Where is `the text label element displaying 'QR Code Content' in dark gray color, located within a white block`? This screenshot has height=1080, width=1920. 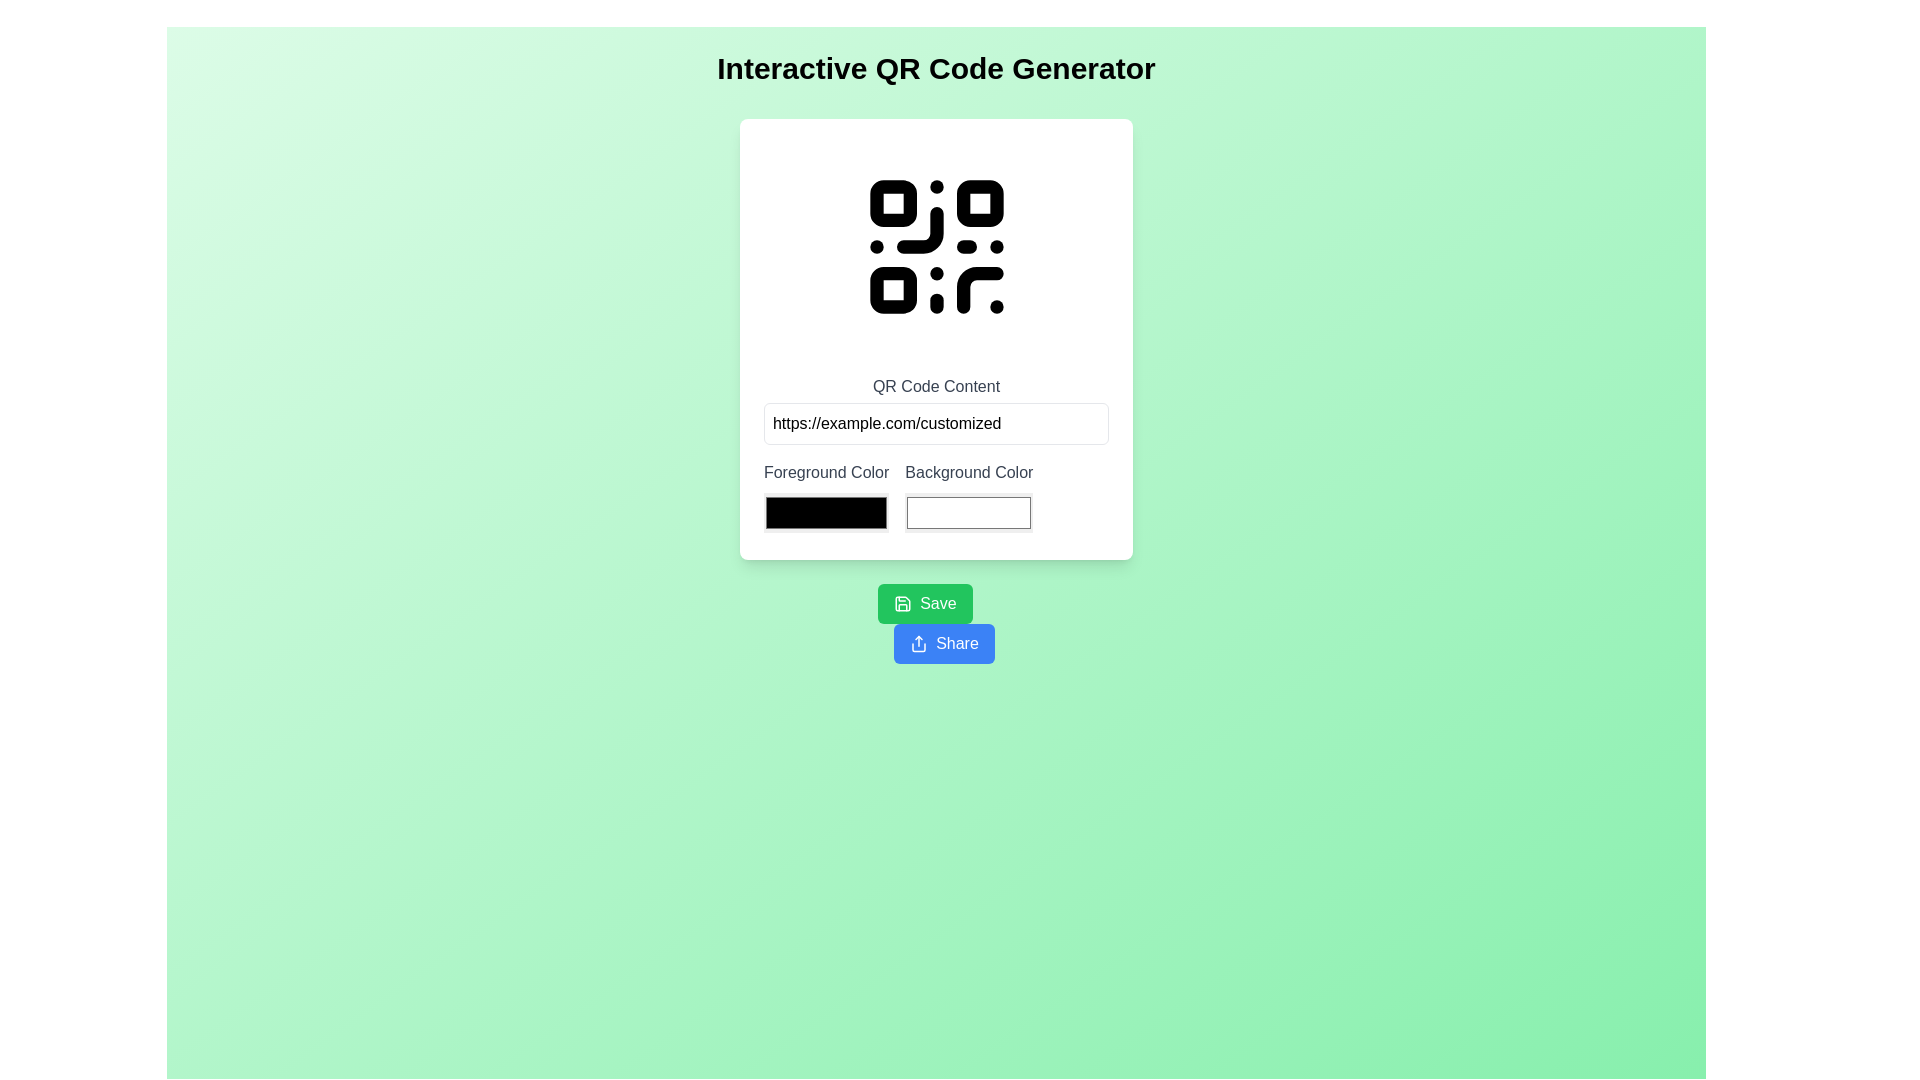 the text label element displaying 'QR Code Content' in dark gray color, located within a white block is located at coordinates (935, 386).